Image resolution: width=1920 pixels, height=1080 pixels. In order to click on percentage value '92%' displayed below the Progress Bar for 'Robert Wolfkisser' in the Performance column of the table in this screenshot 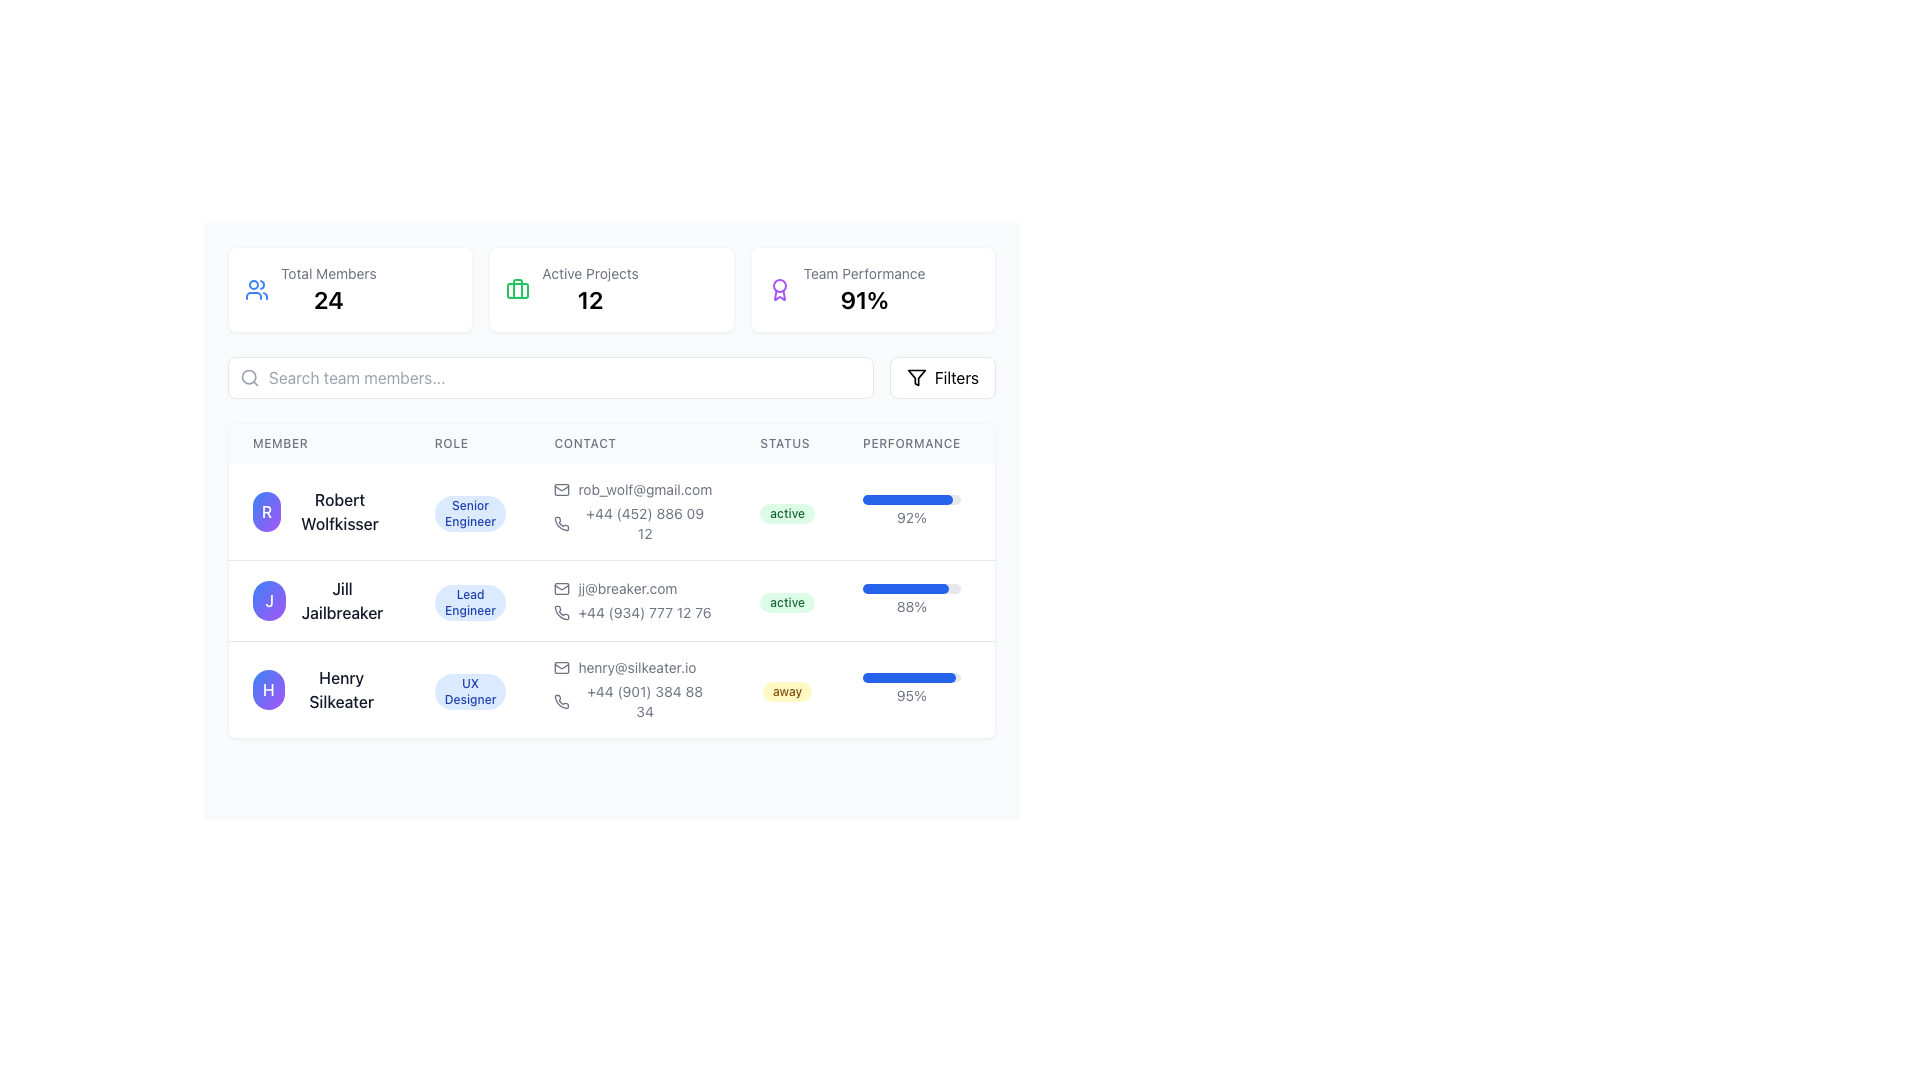, I will do `click(911, 511)`.